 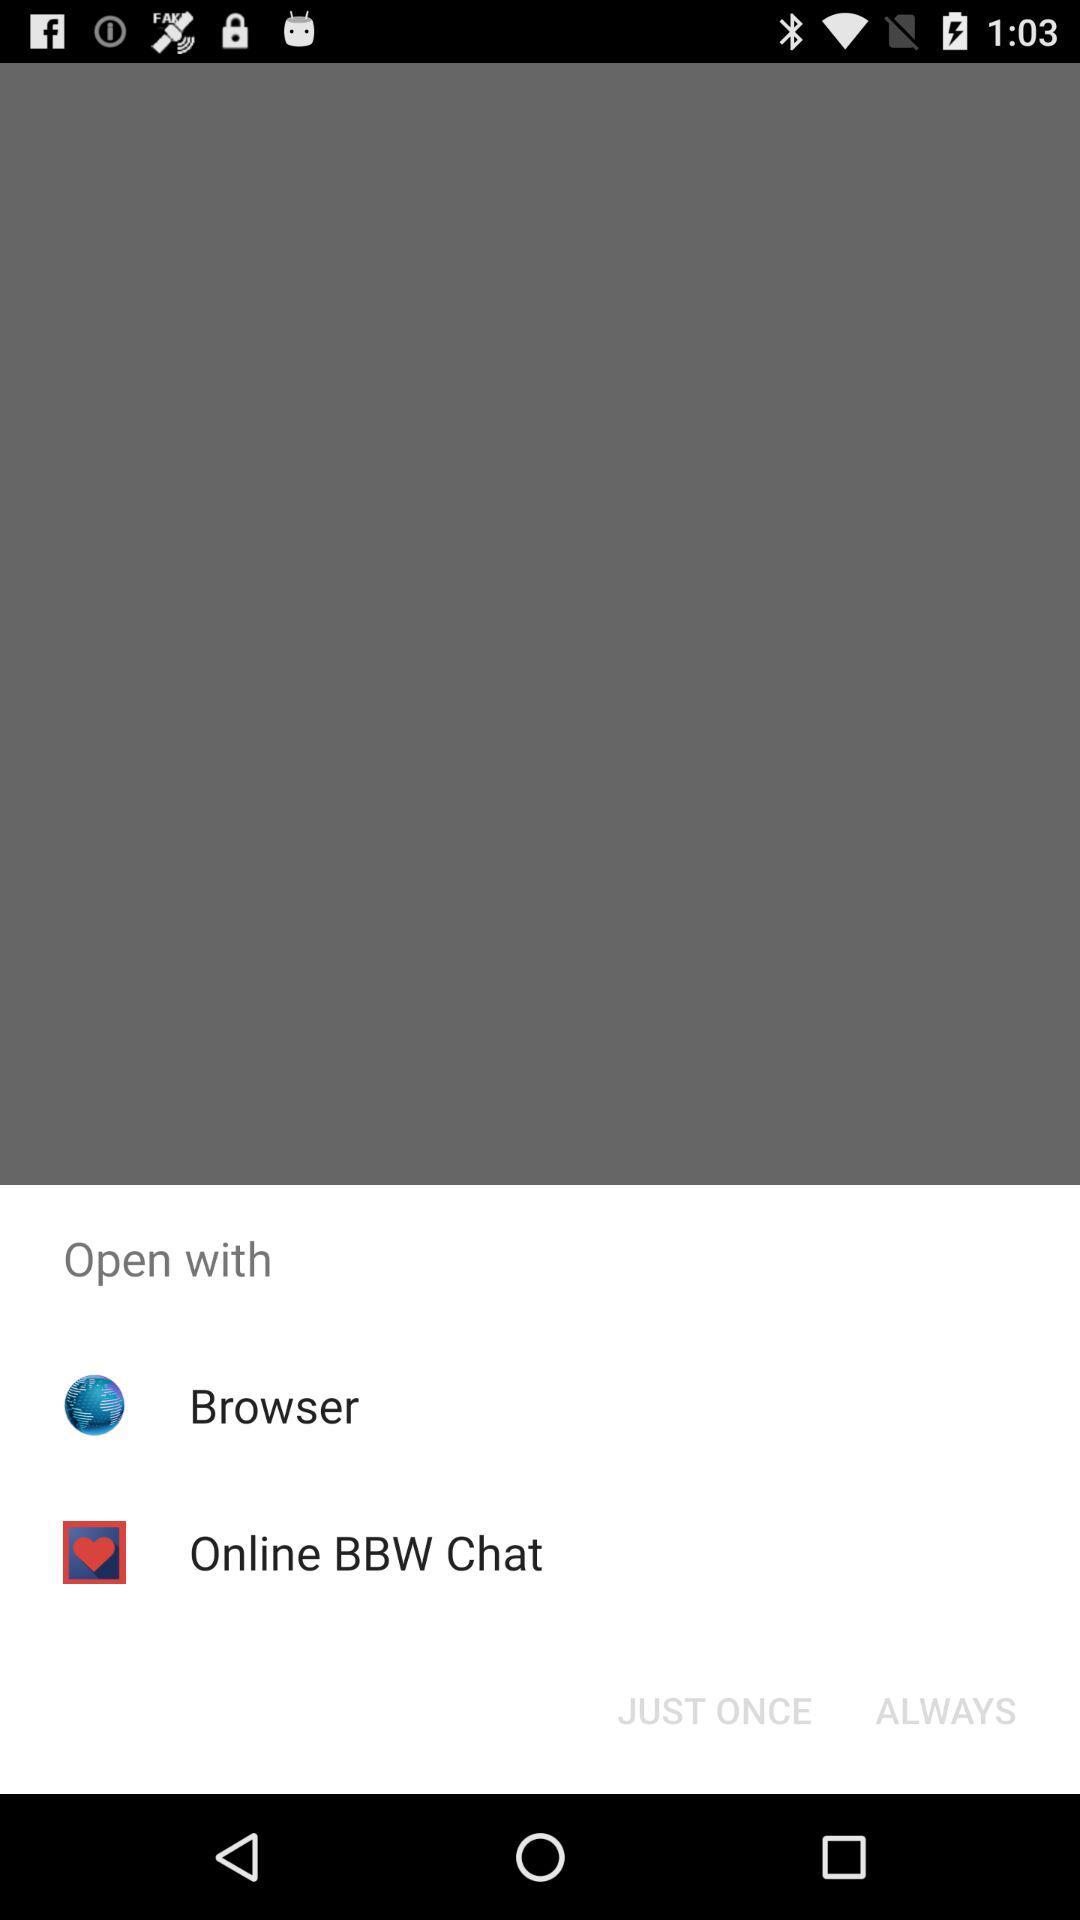 What do you see at coordinates (366, 1551) in the screenshot?
I see `the online bbw chat item` at bounding box center [366, 1551].